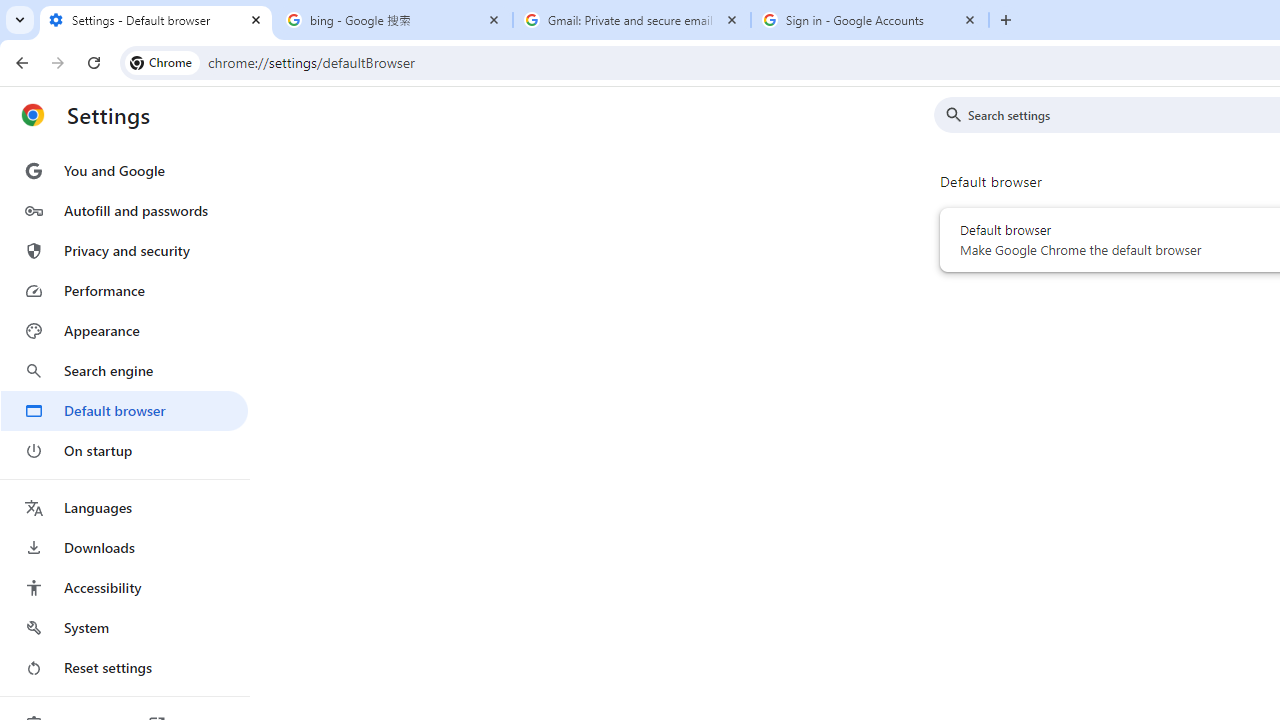 Image resolution: width=1280 pixels, height=720 pixels. Describe the element at coordinates (123, 249) in the screenshot. I see `'Privacy and security'` at that location.